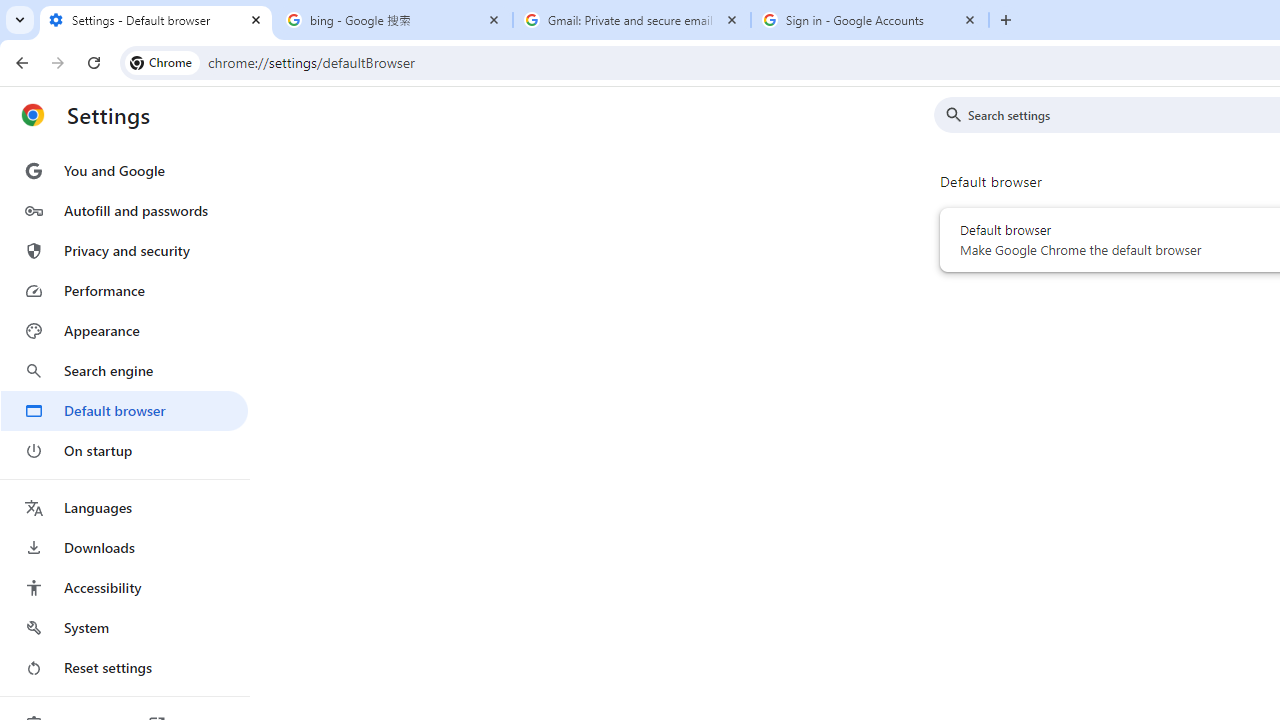 Image resolution: width=1280 pixels, height=720 pixels. Describe the element at coordinates (123, 249) in the screenshot. I see `'Privacy and security'` at that location.